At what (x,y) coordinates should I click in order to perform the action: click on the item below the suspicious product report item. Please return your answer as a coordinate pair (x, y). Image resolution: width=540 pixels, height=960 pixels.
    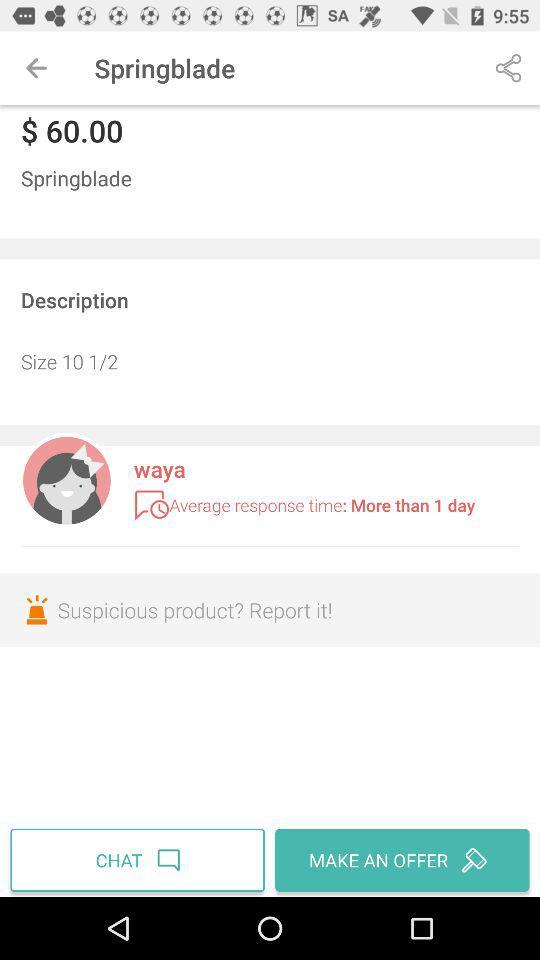
    Looking at the image, I should click on (139, 859).